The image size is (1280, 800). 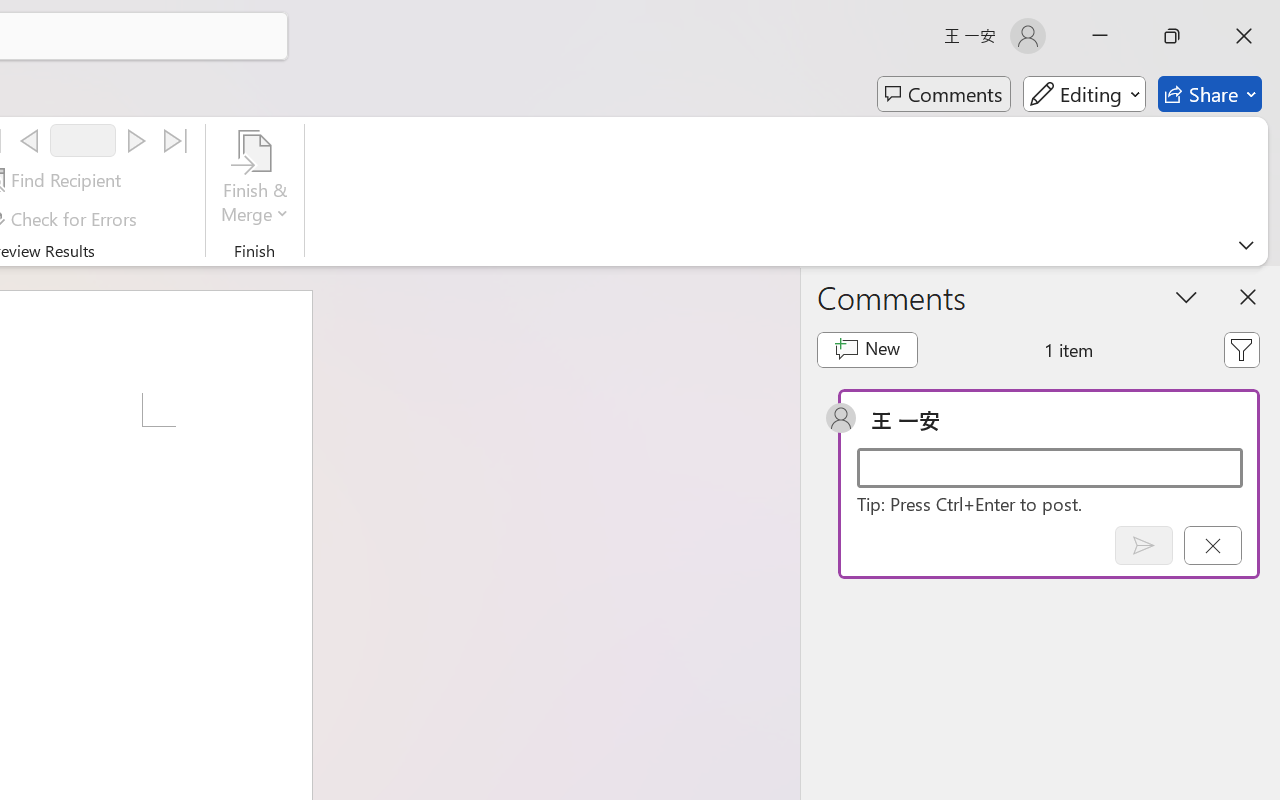 What do you see at coordinates (1240, 350) in the screenshot?
I see `'Filter'` at bounding box center [1240, 350].